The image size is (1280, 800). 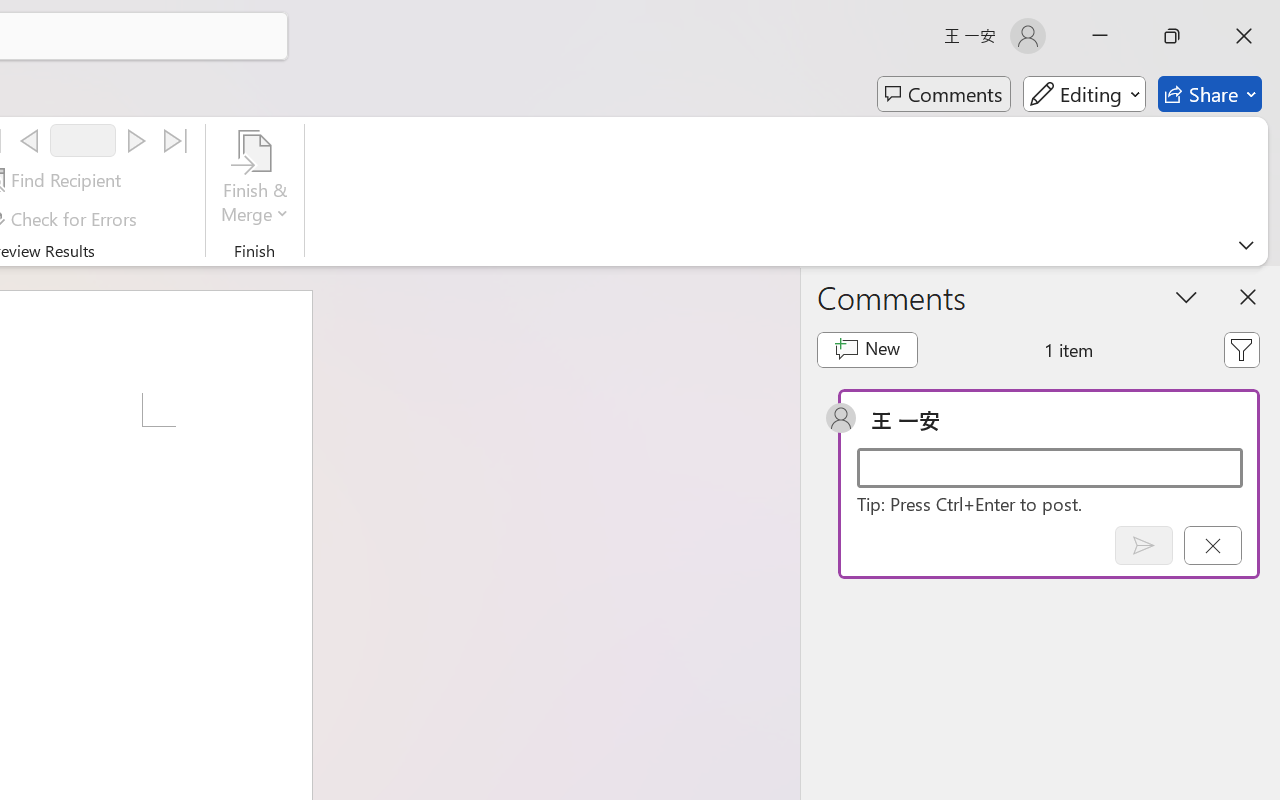 What do you see at coordinates (1240, 350) in the screenshot?
I see `'Filter'` at bounding box center [1240, 350].